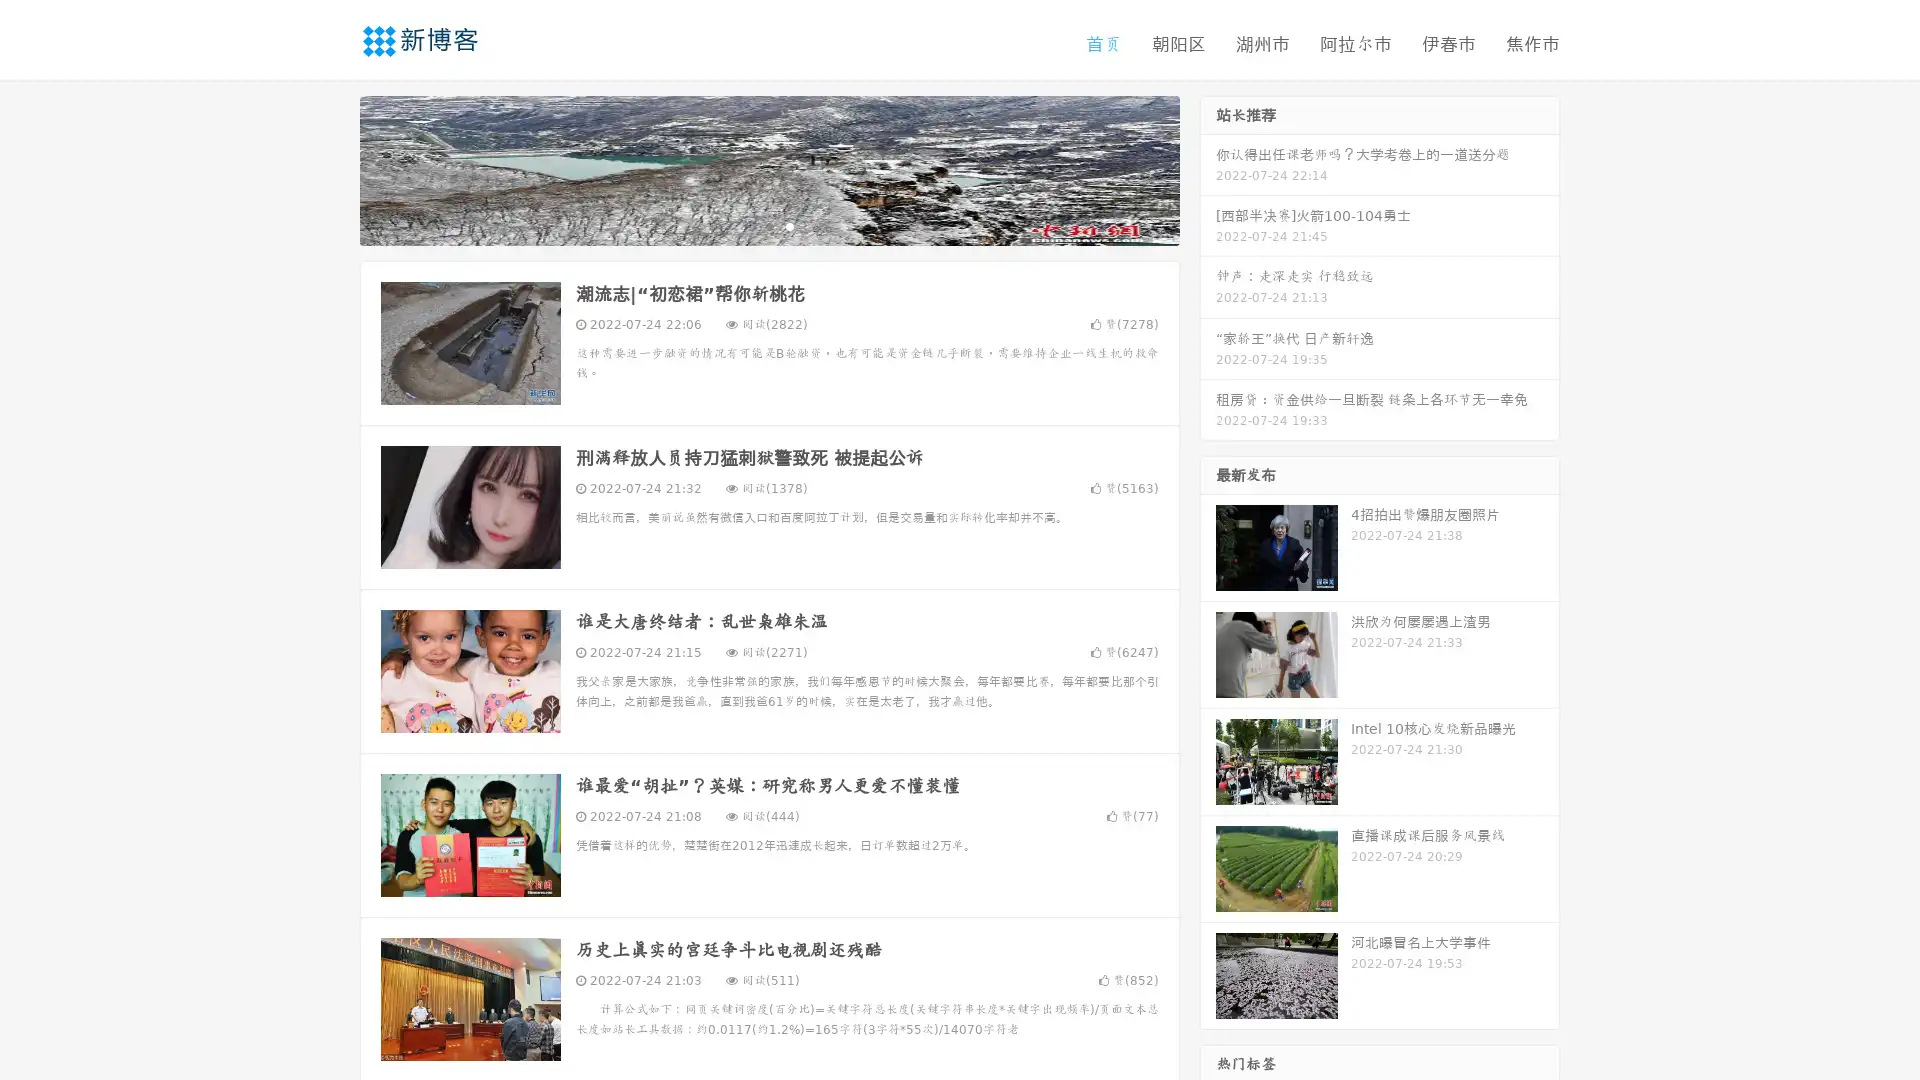 This screenshot has width=1920, height=1080. Describe the element at coordinates (330, 168) in the screenshot. I see `Previous slide` at that location.